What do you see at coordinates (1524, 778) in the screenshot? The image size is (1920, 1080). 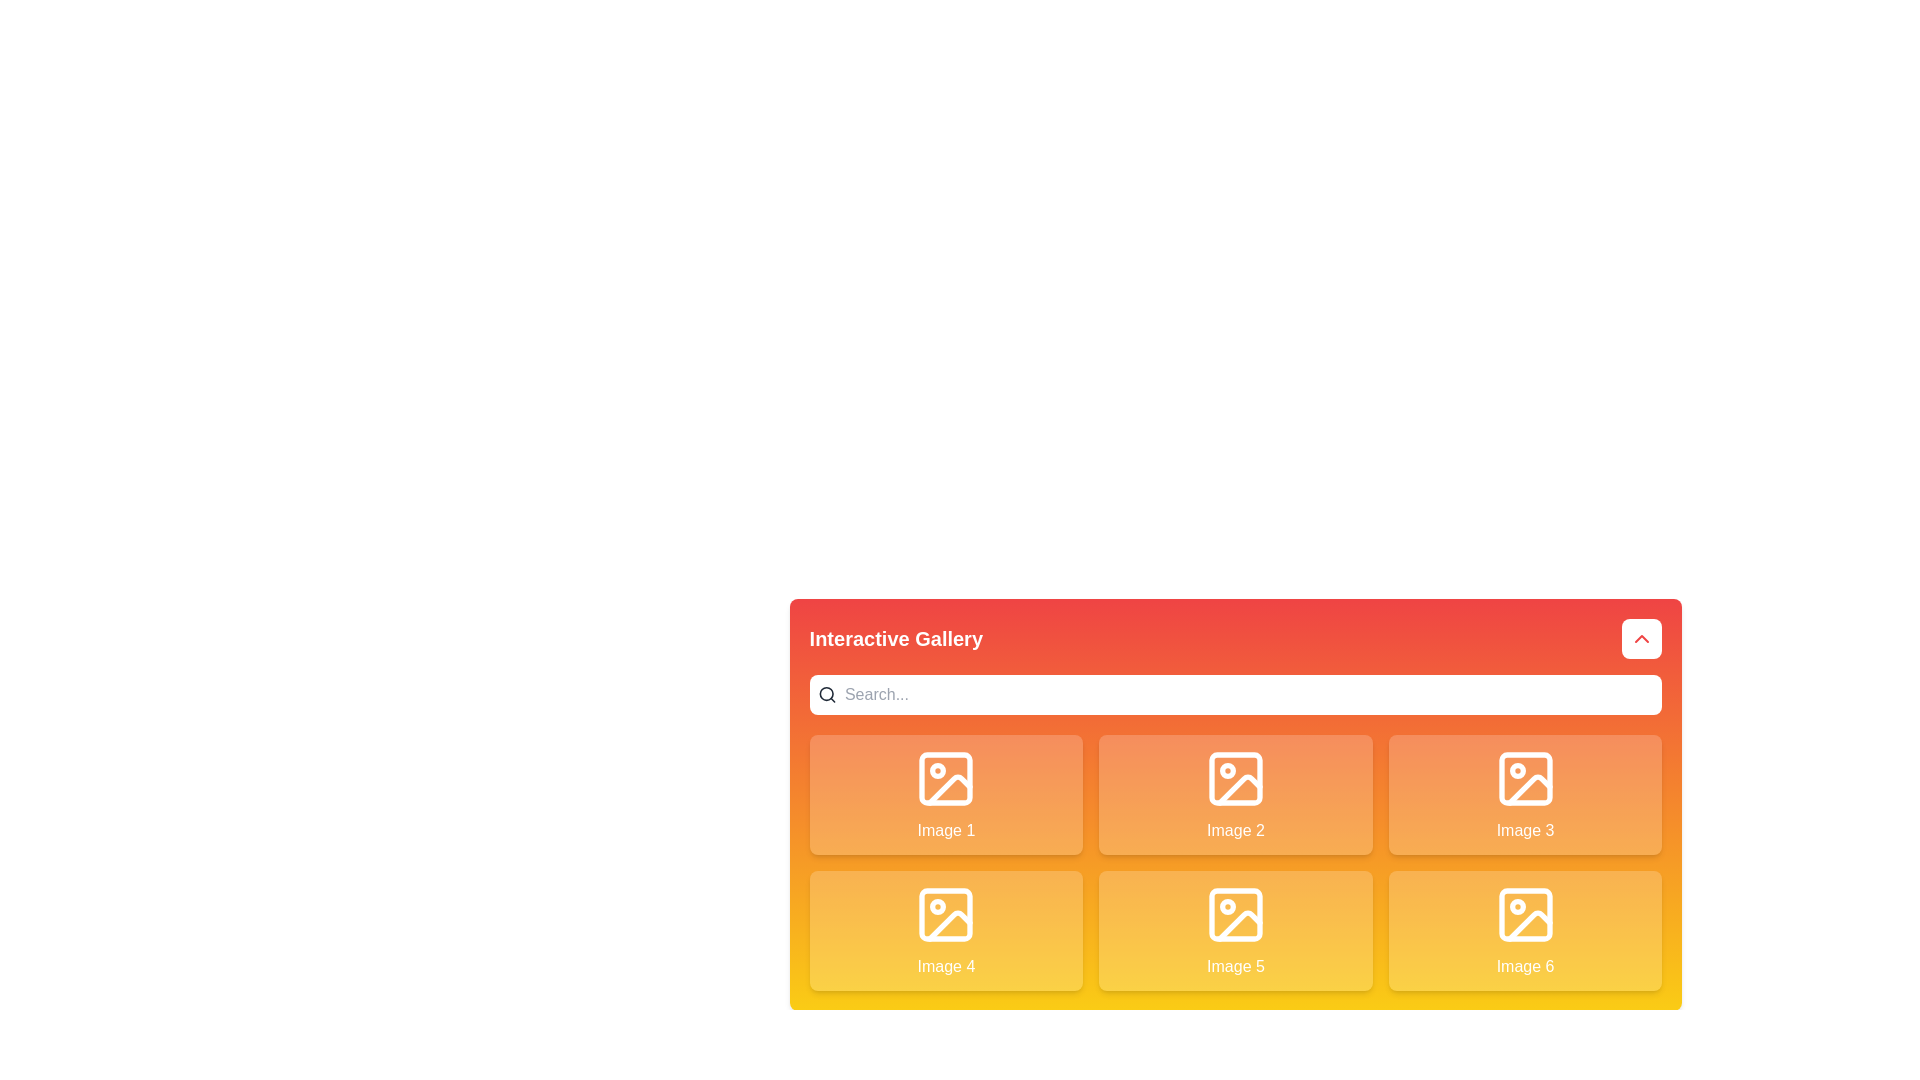 I see `the SVG graphic icon labeled 'Image 3' which is located in the second row, third column of the grid layout` at bounding box center [1524, 778].